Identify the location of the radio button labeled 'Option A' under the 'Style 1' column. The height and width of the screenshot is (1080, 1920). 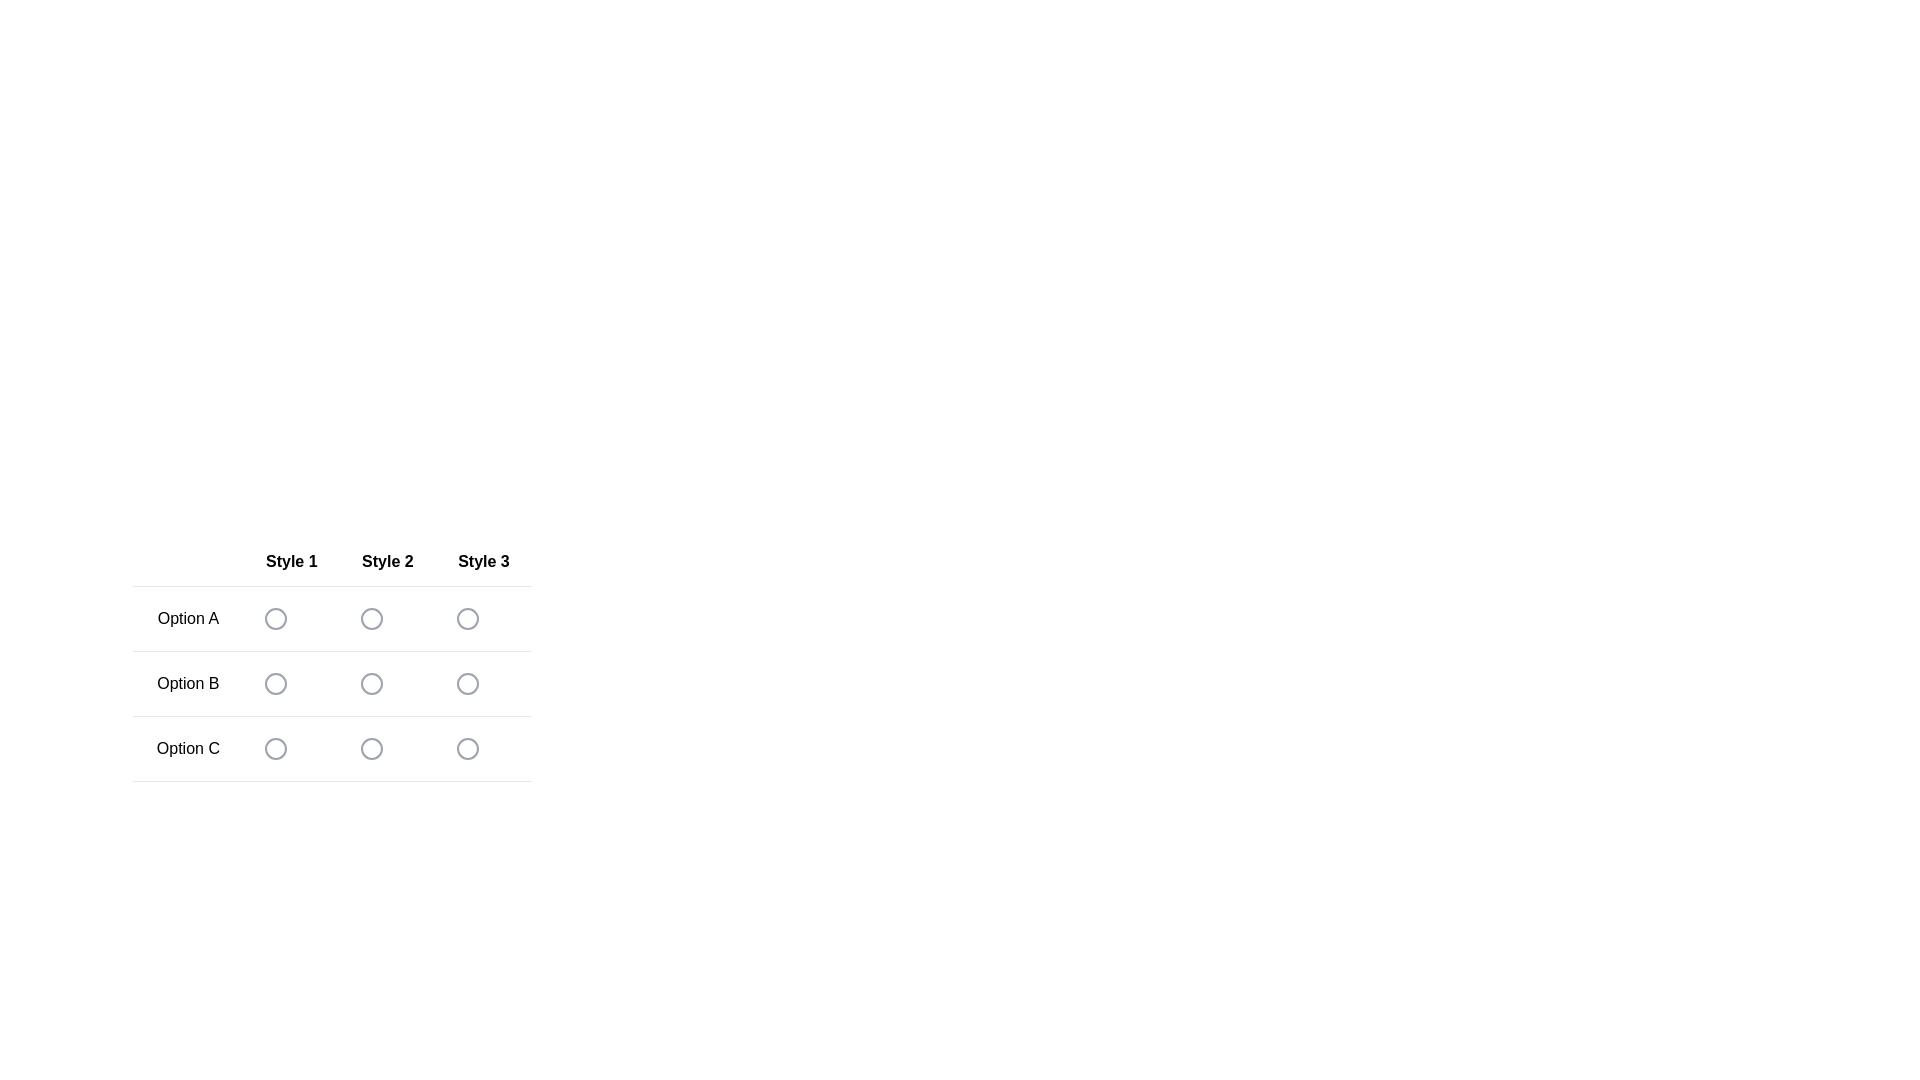
(274, 617).